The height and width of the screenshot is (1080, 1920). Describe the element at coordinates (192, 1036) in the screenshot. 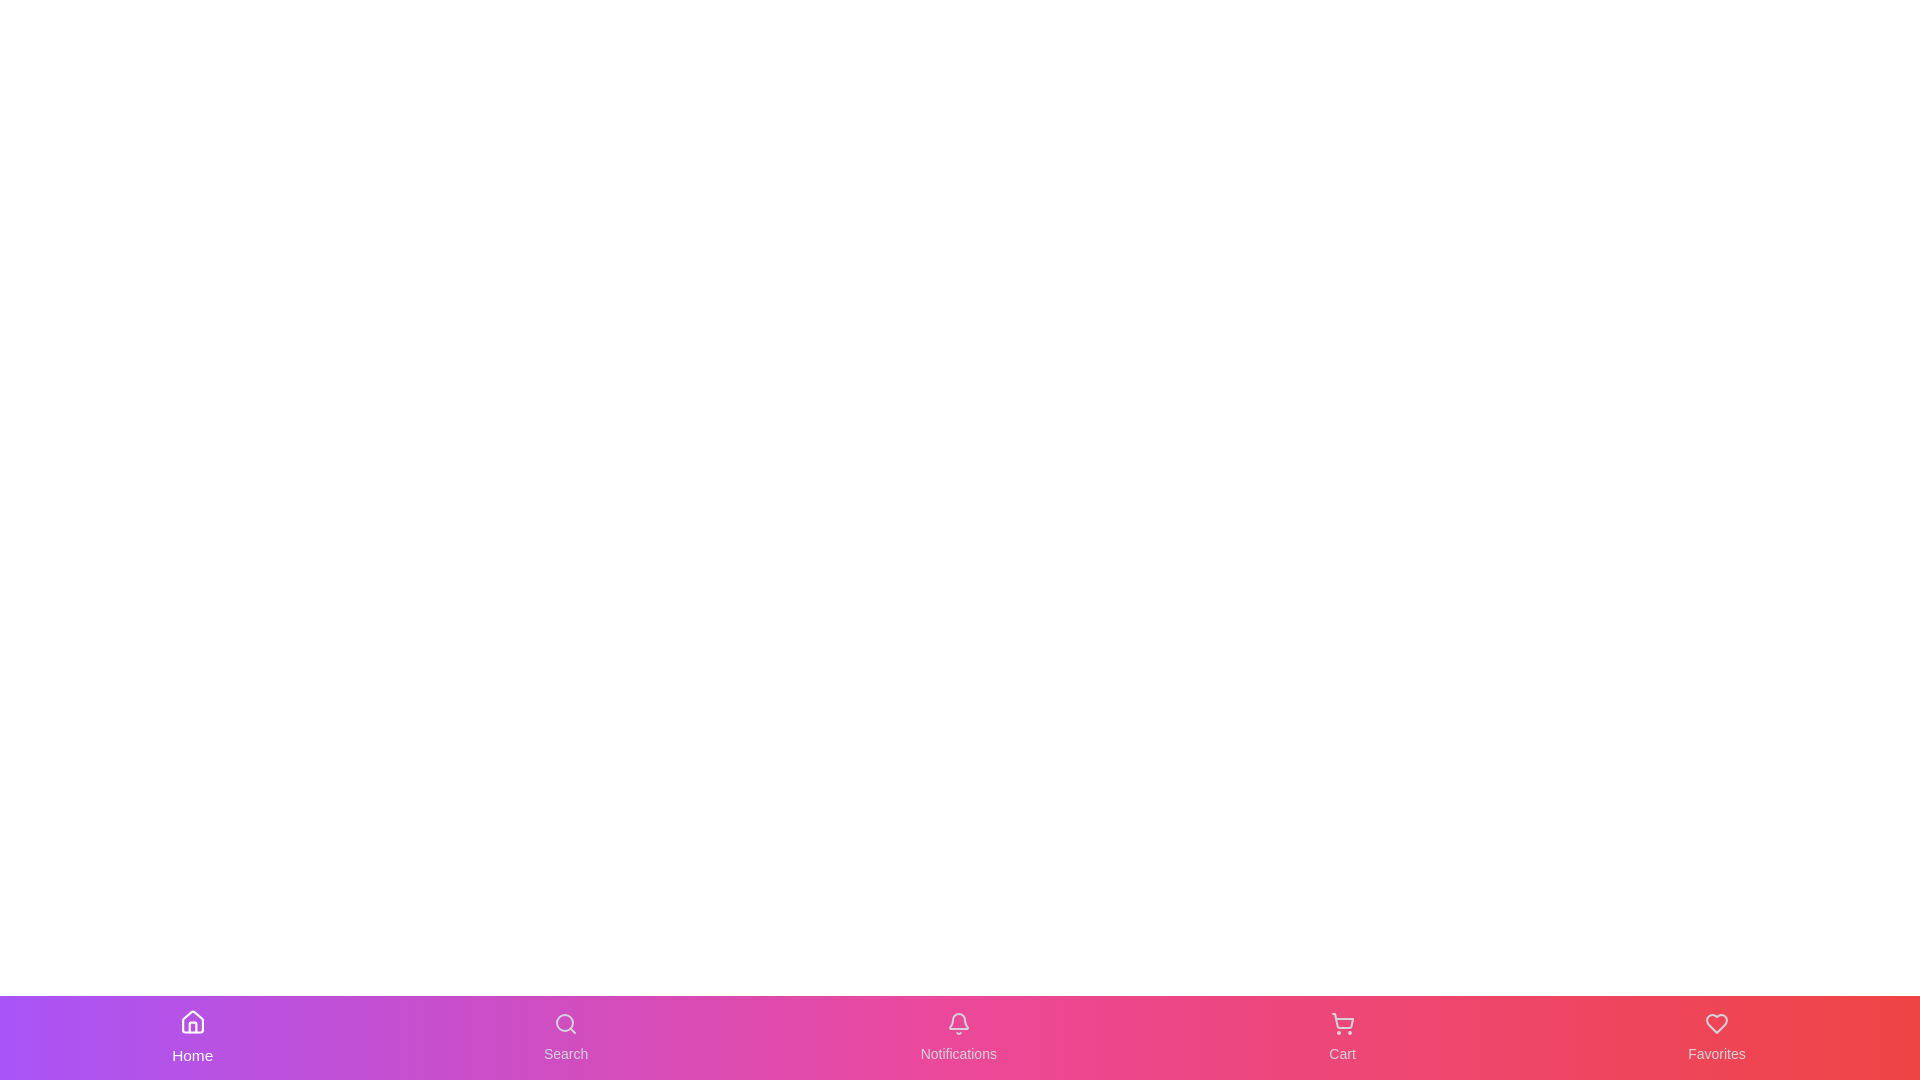

I see `the Home button to navigate to the corresponding section` at that location.